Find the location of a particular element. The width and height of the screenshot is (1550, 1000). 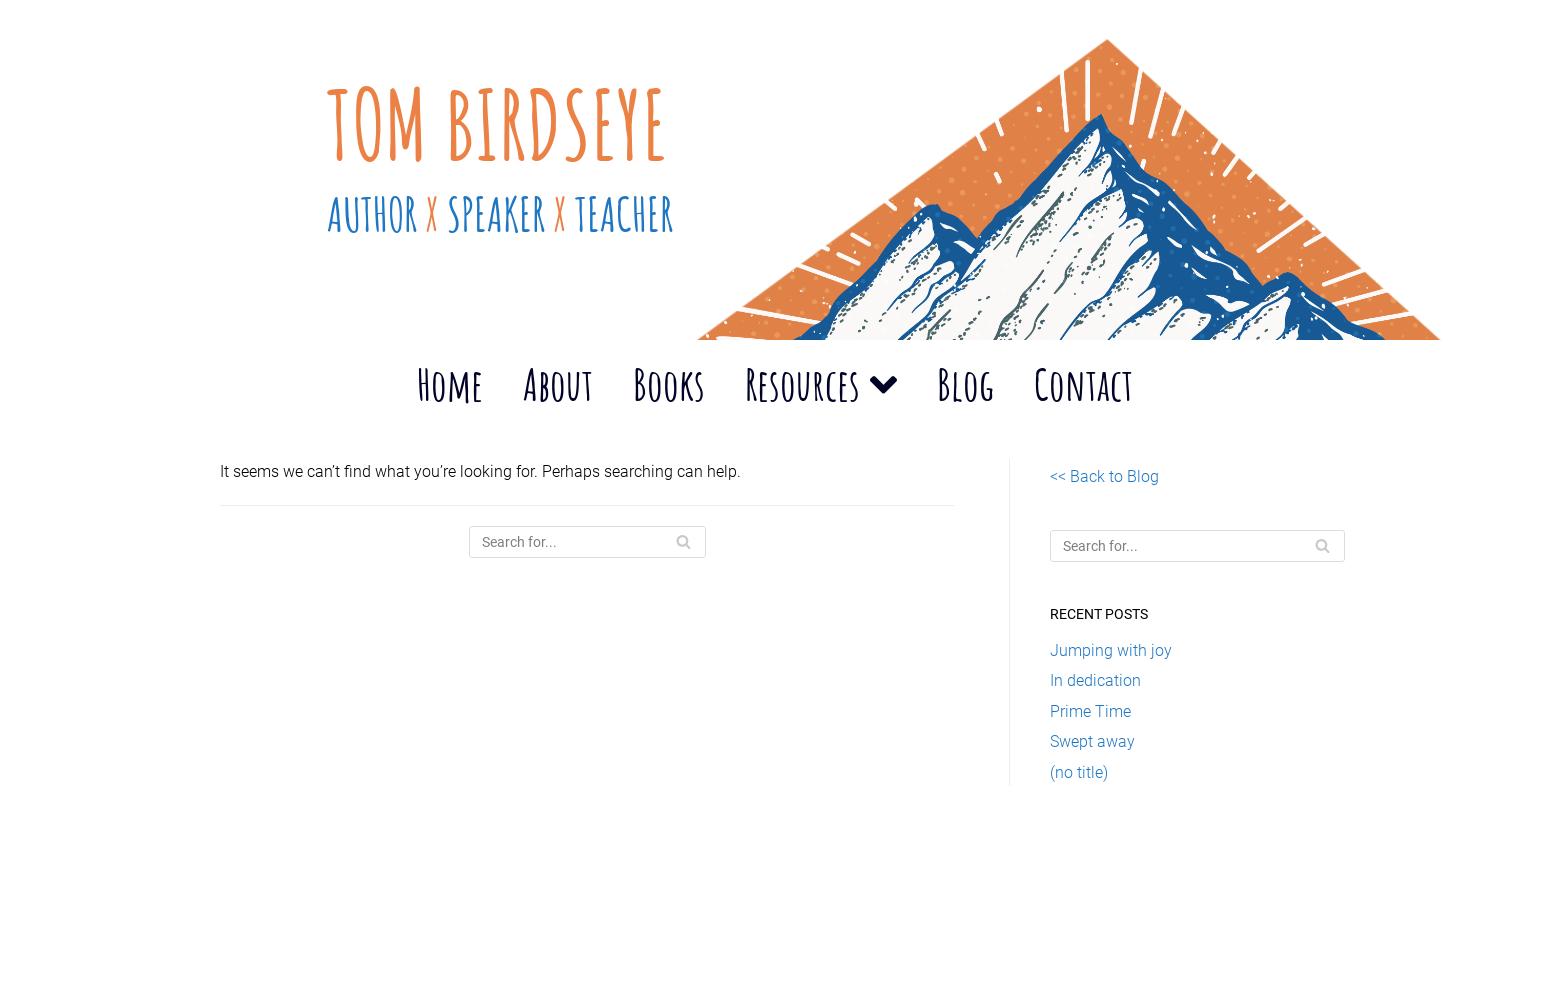

'Swept away' is located at coordinates (1091, 740).